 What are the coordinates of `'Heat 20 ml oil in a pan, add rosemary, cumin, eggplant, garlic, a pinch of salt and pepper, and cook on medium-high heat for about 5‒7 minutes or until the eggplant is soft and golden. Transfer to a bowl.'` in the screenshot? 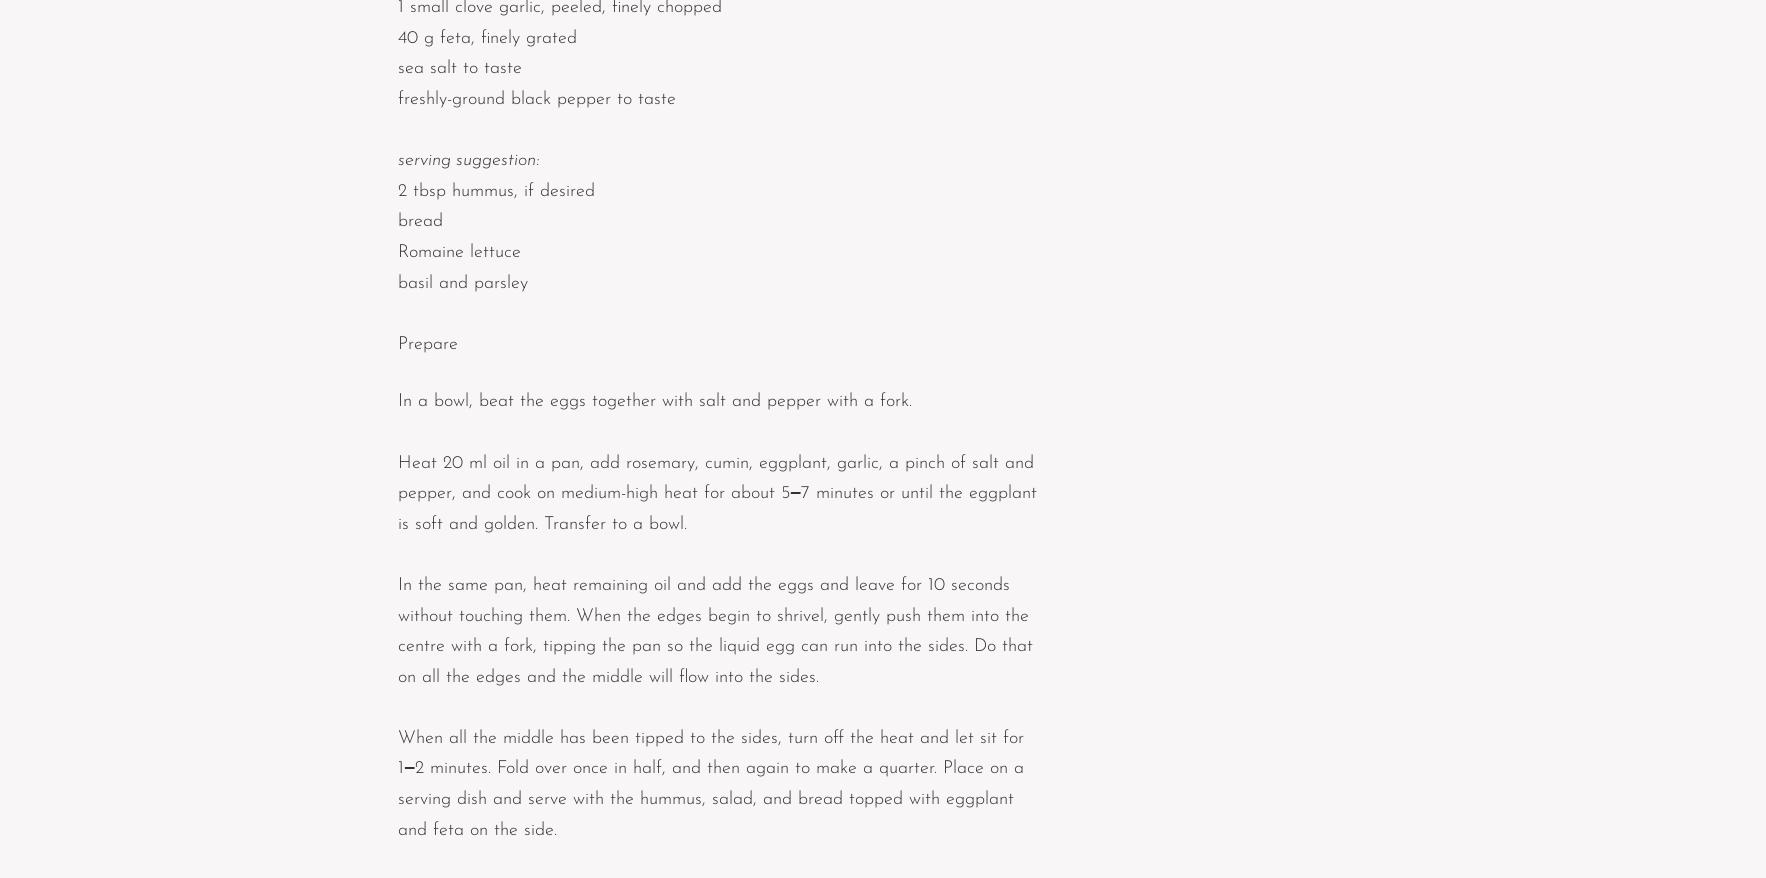 It's located at (720, 492).